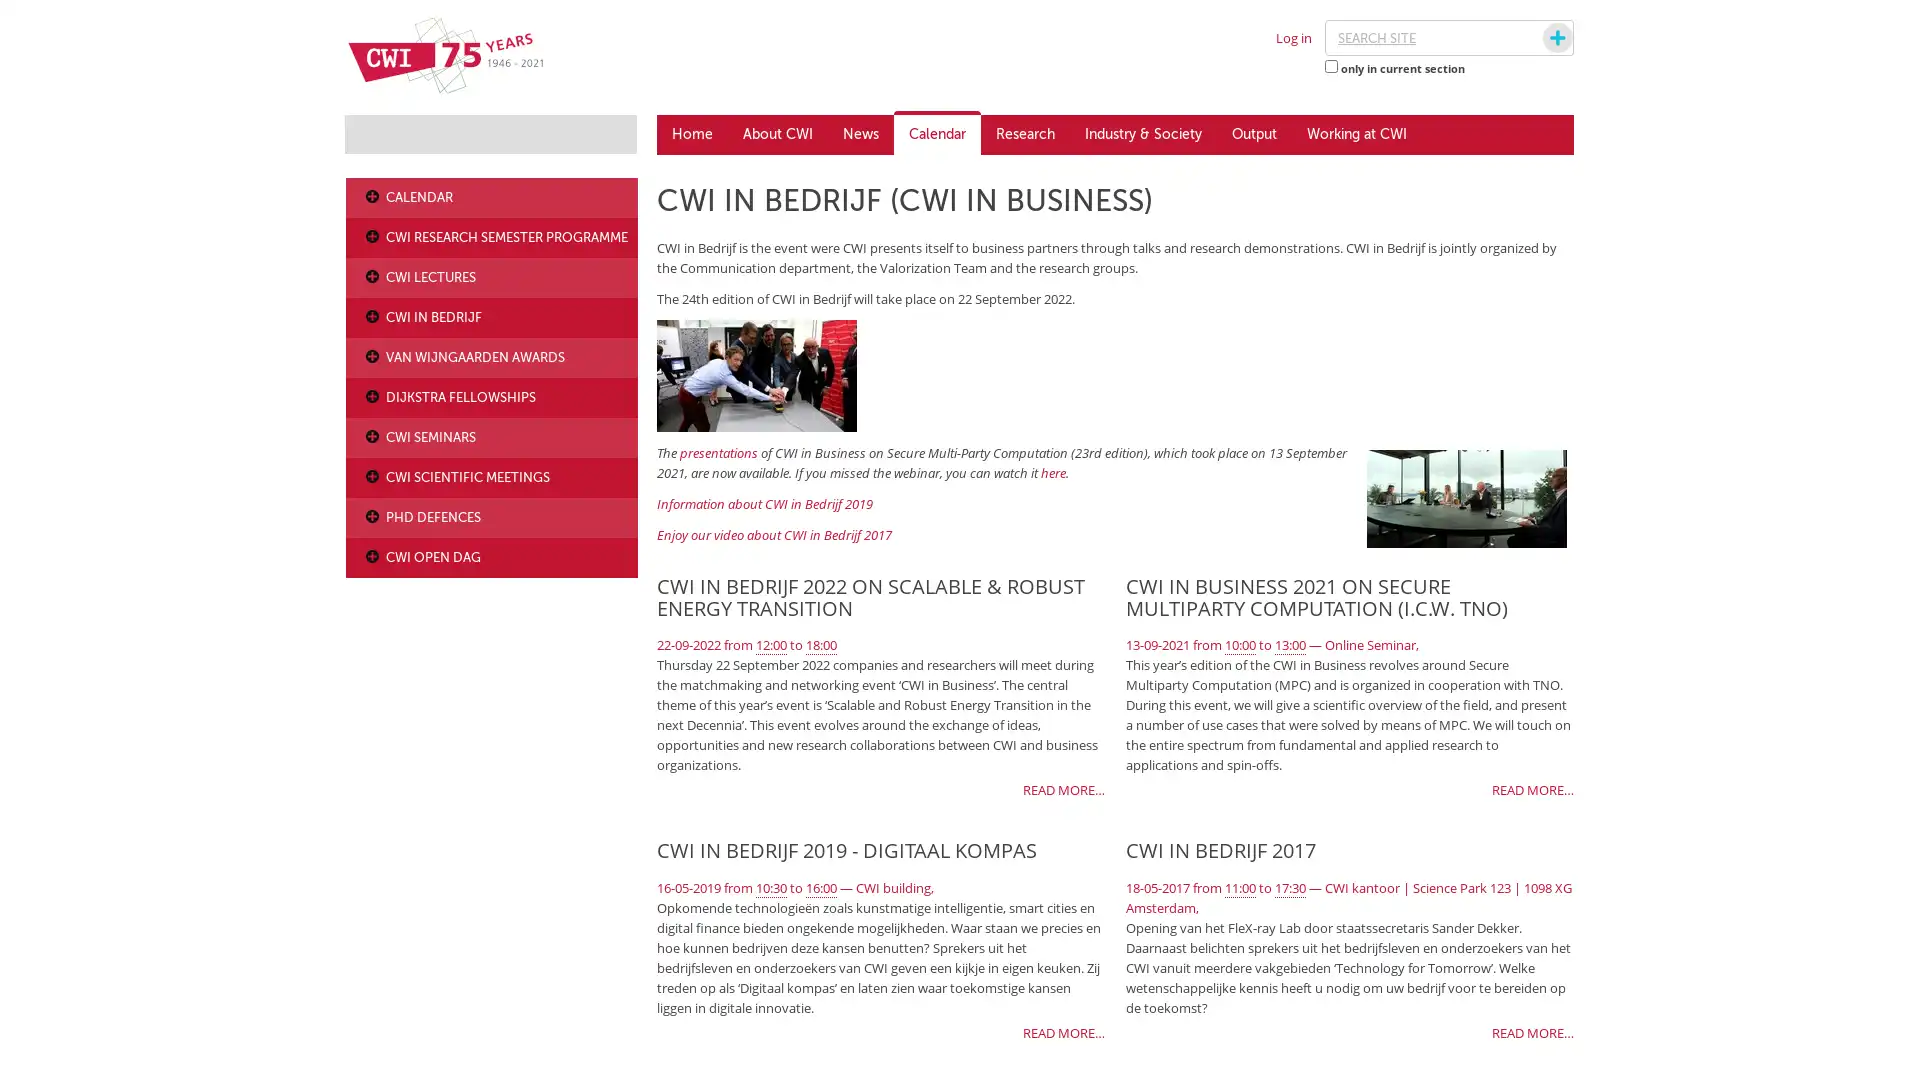 The image size is (1920, 1080). Describe the element at coordinates (1538, 38) in the screenshot. I see `Search` at that location.